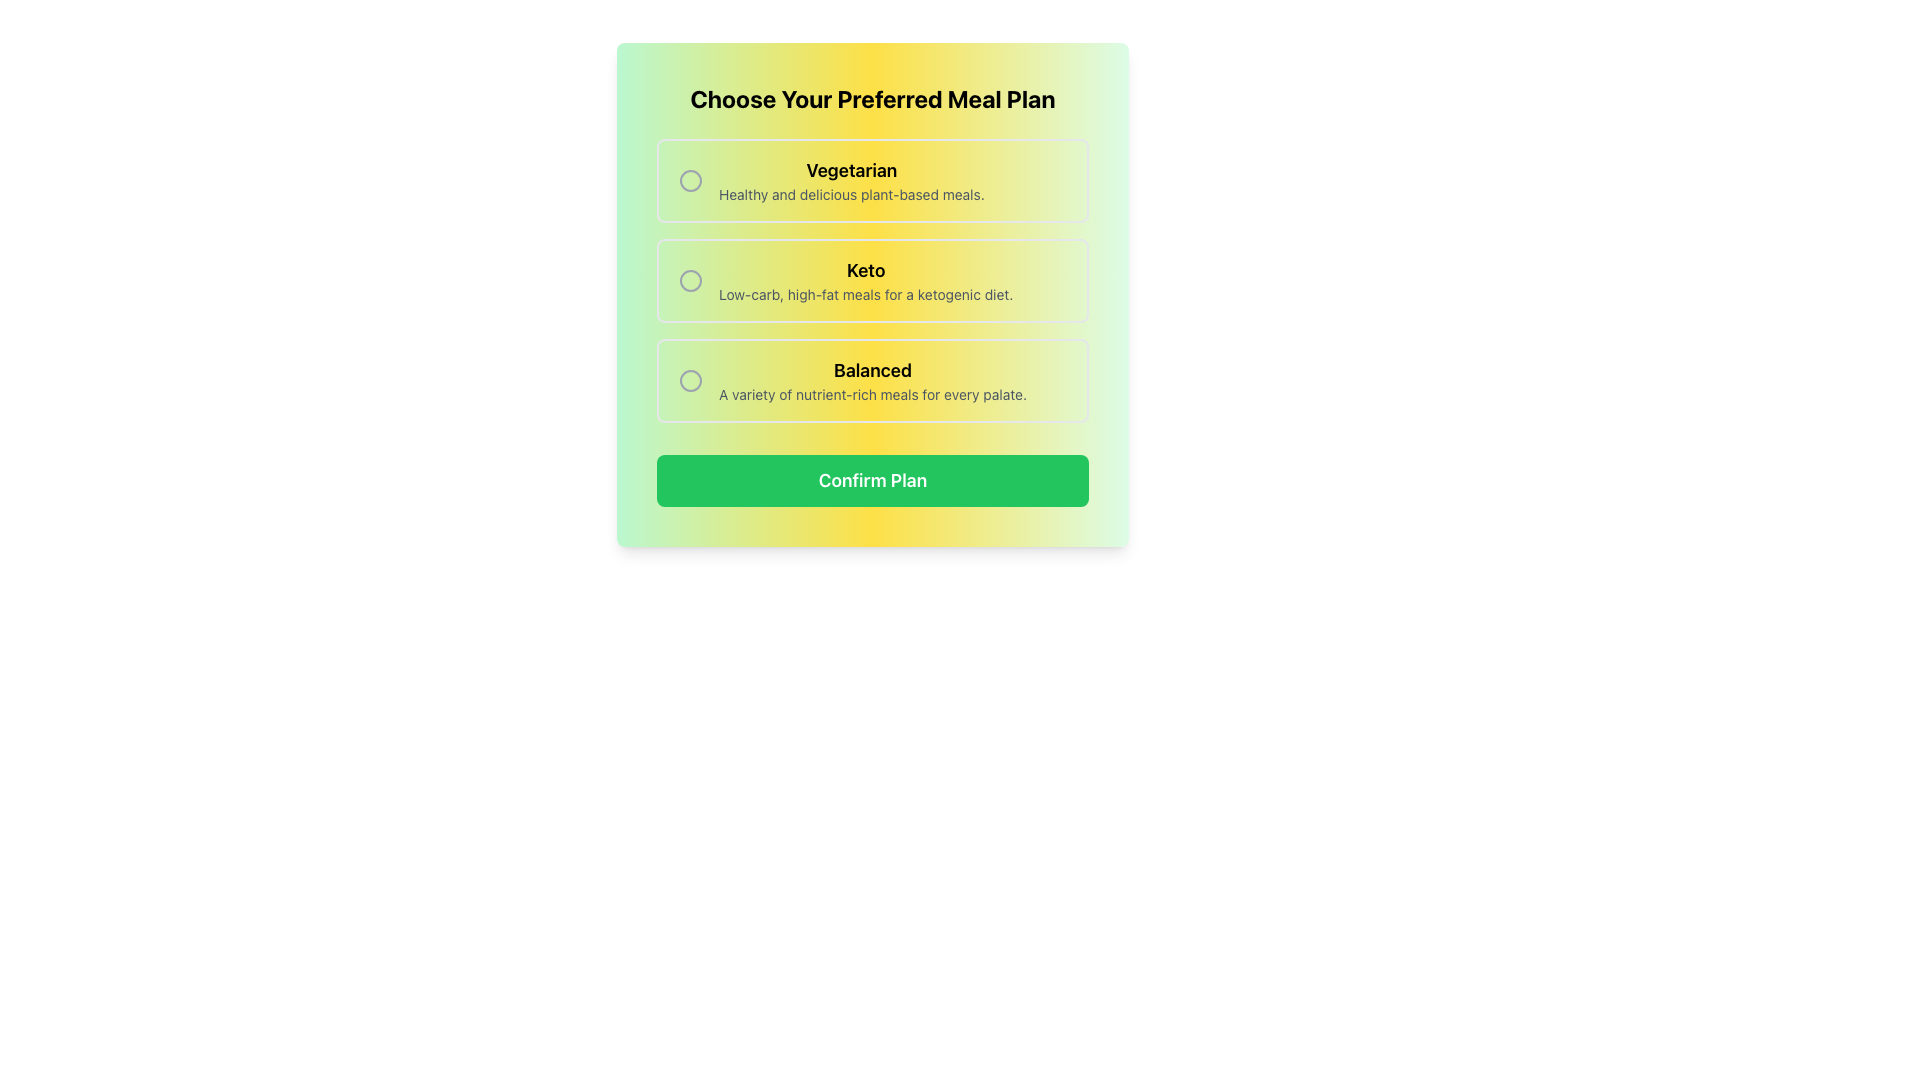 The width and height of the screenshot is (1920, 1080). Describe the element at coordinates (851, 195) in the screenshot. I see `the descriptive tagline Text Label for the 'Vegetarian' meal plan option to use it as a reference for selection` at that location.